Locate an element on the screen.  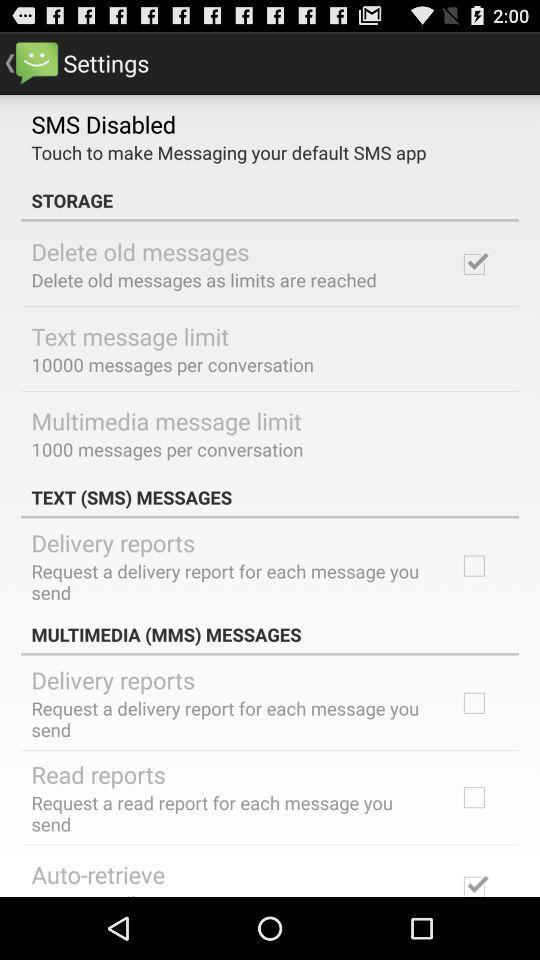
multimedia (mms) messages is located at coordinates (270, 633).